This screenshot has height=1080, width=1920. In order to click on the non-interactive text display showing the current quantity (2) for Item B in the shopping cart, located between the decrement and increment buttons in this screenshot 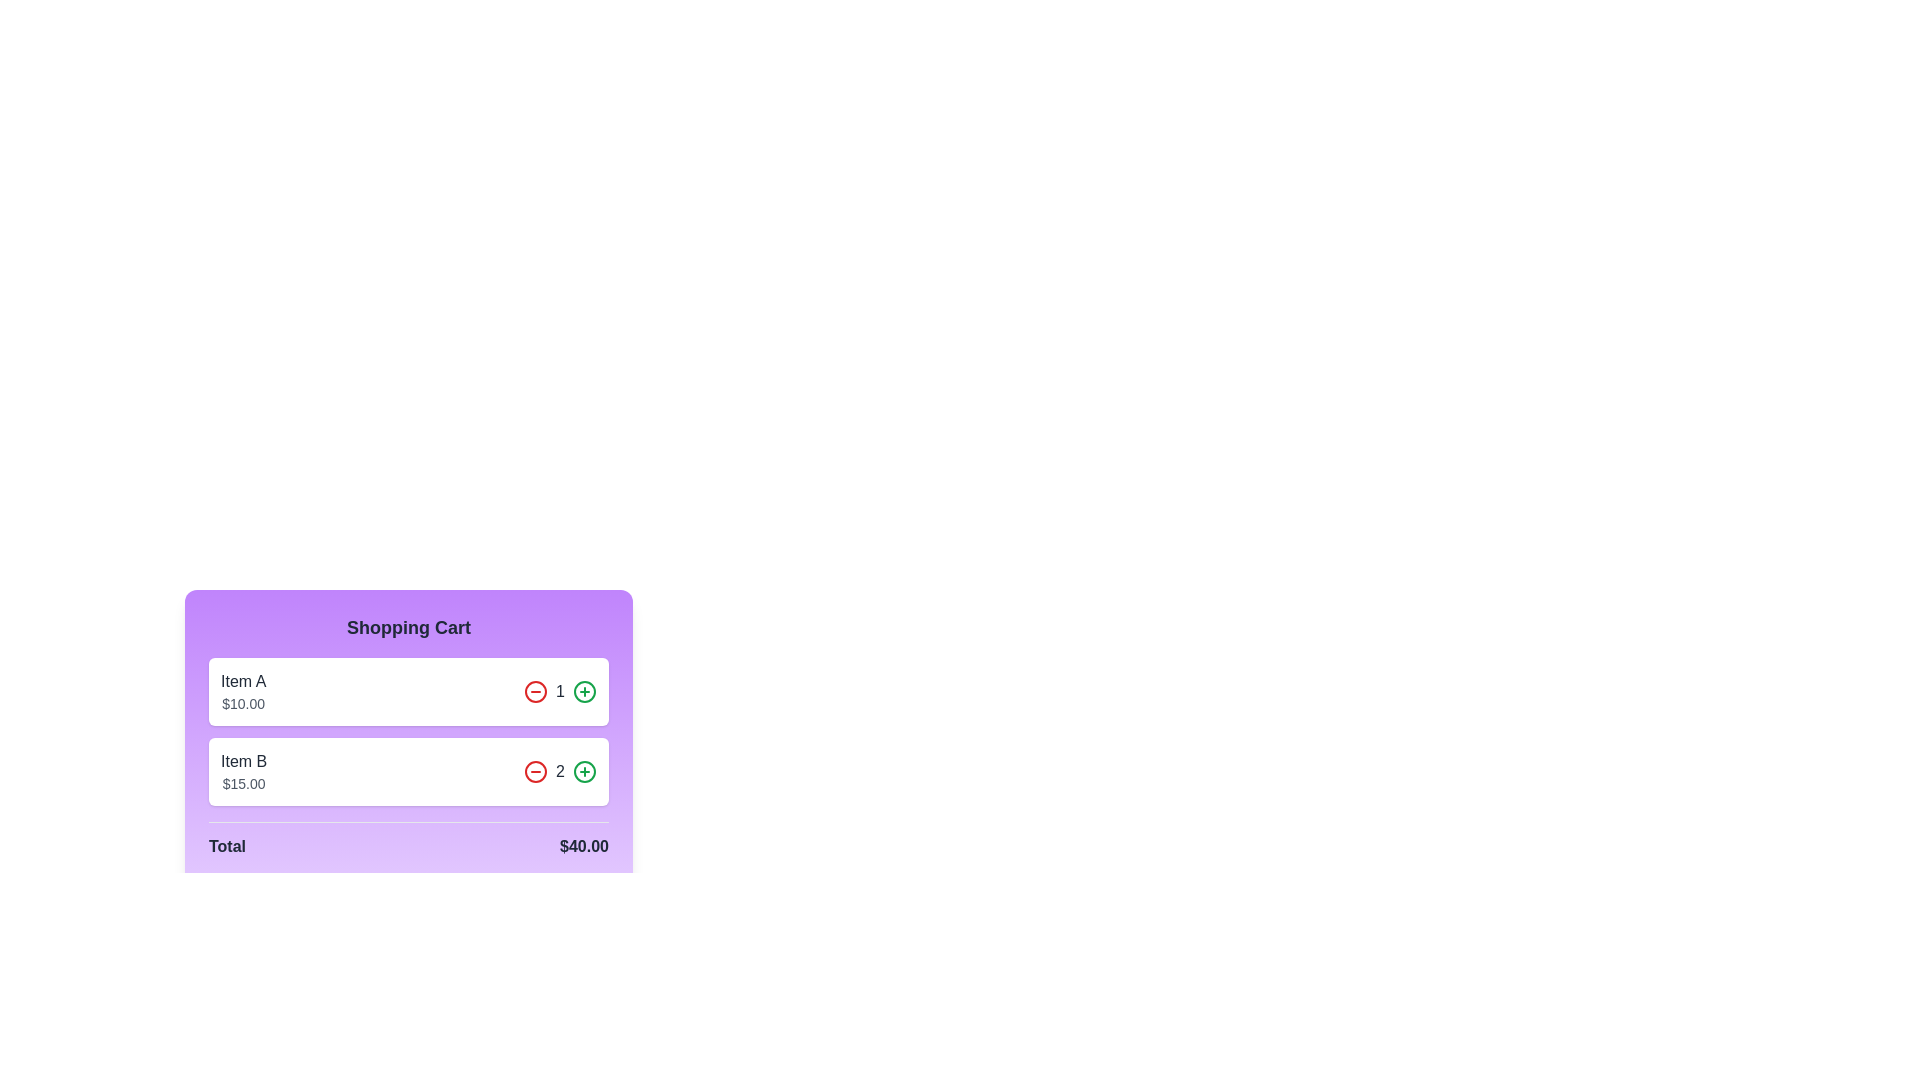, I will do `click(560, 770)`.